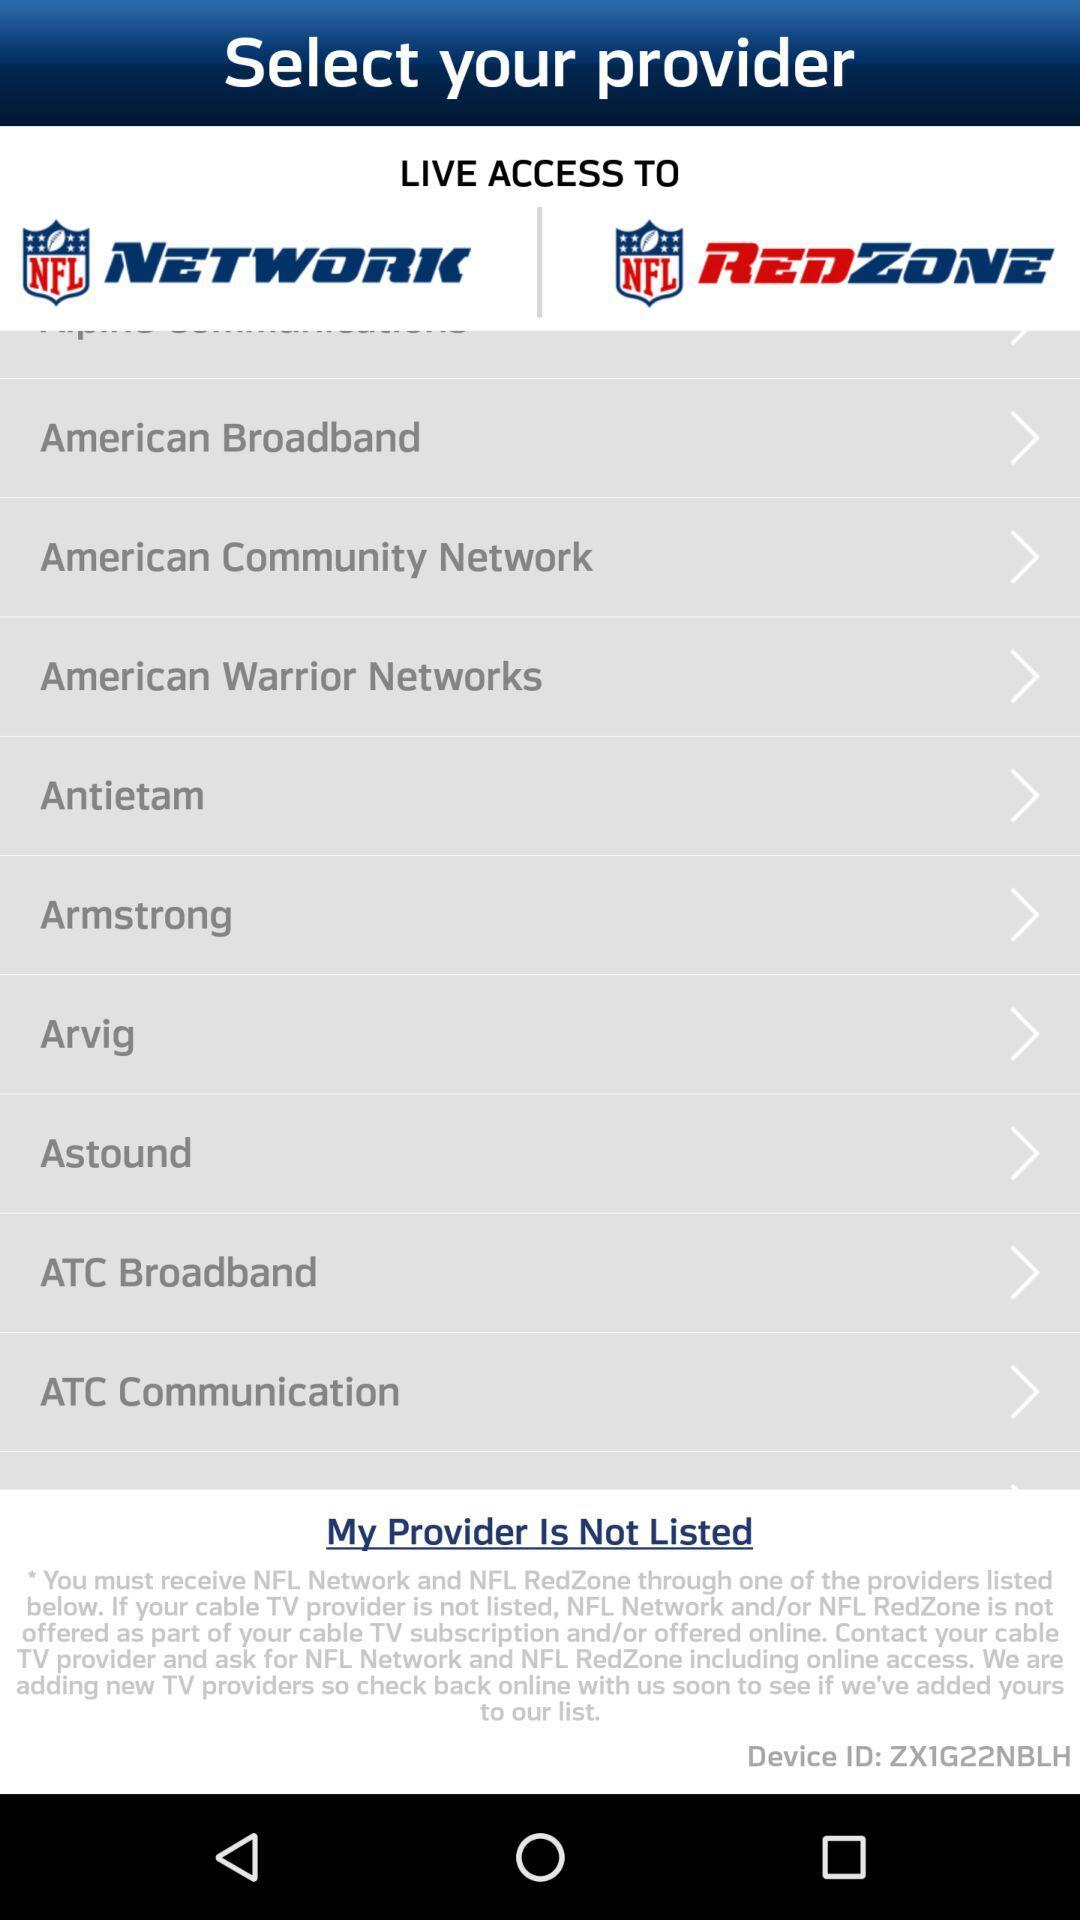 Image resolution: width=1080 pixels, height=1920 pixels. Describe the element at coordinates (559, 1271) in the screenshot. I see `atc broadband item` at that location.